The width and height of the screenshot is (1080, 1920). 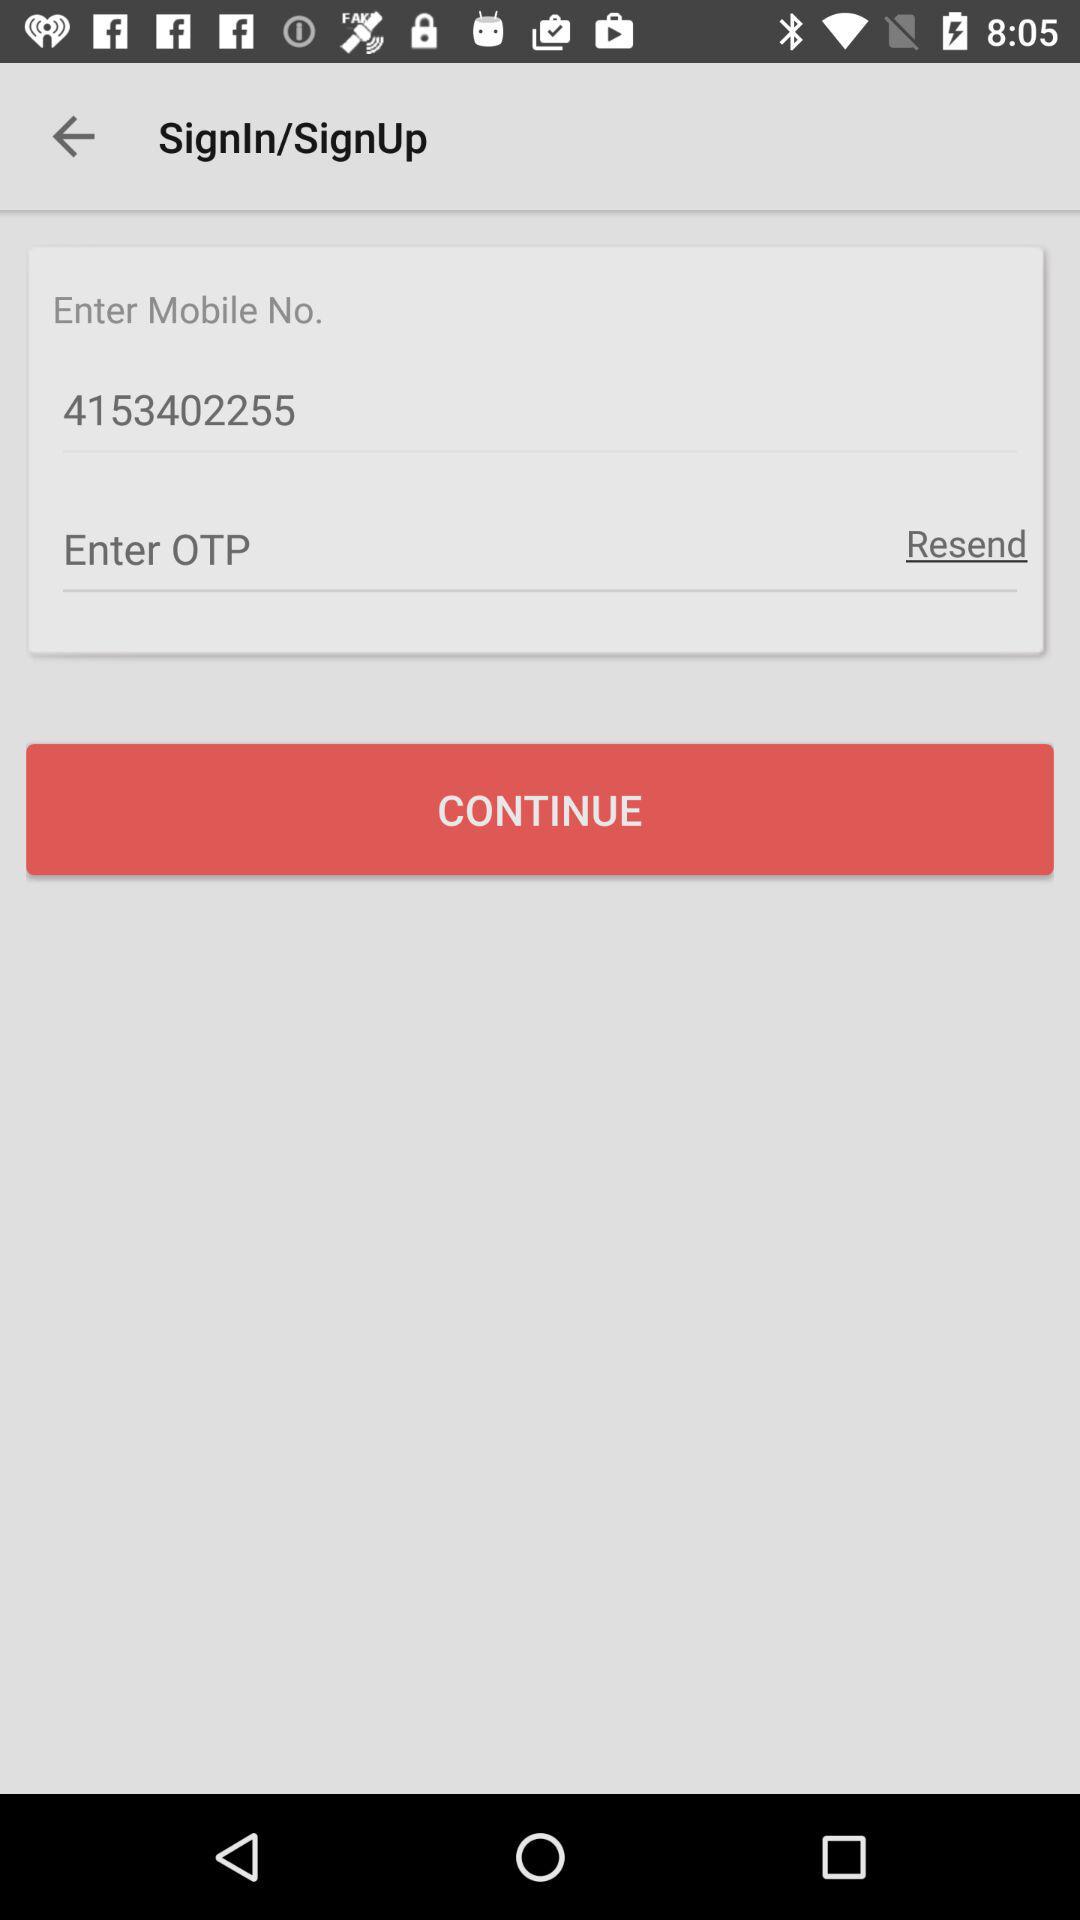 I want to click on the resend icon, so click(x=965, y=542).